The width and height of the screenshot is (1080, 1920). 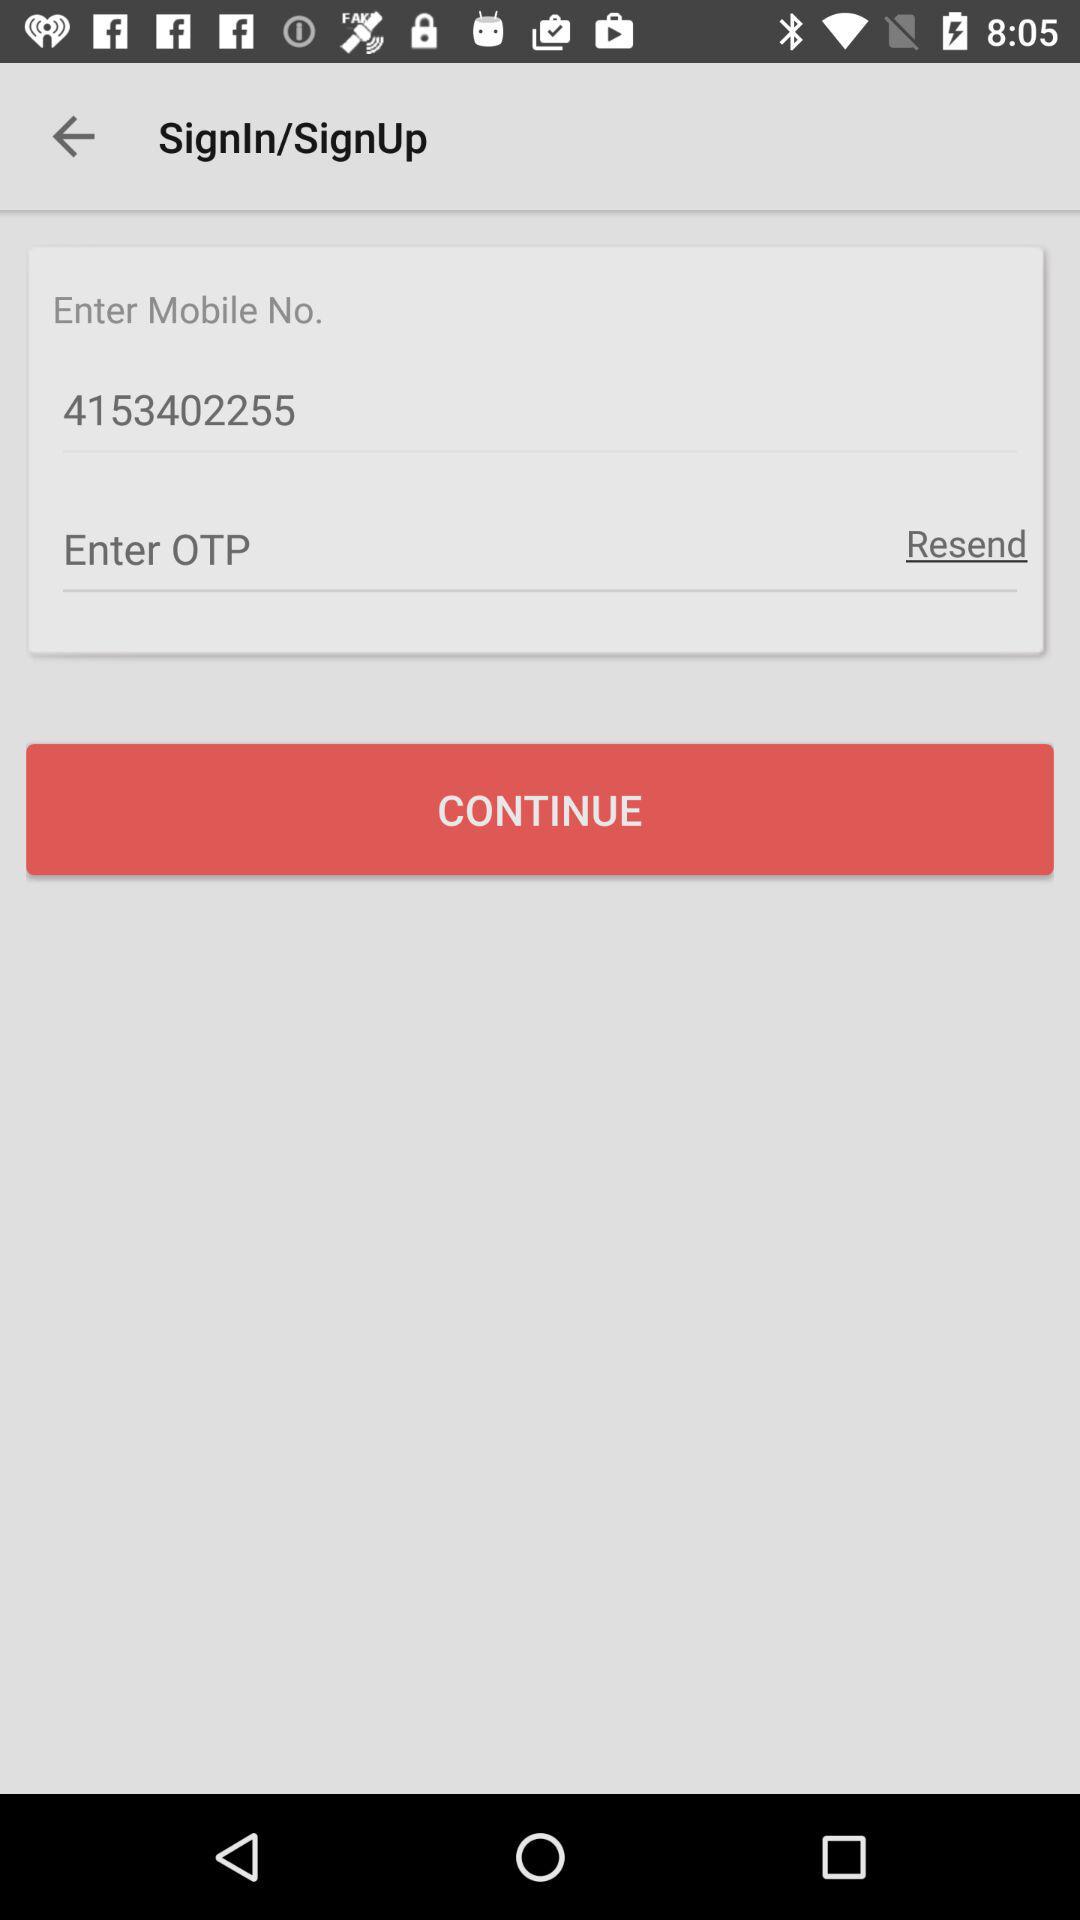 I want to click on the resend icon, so click(x=965, y=542).